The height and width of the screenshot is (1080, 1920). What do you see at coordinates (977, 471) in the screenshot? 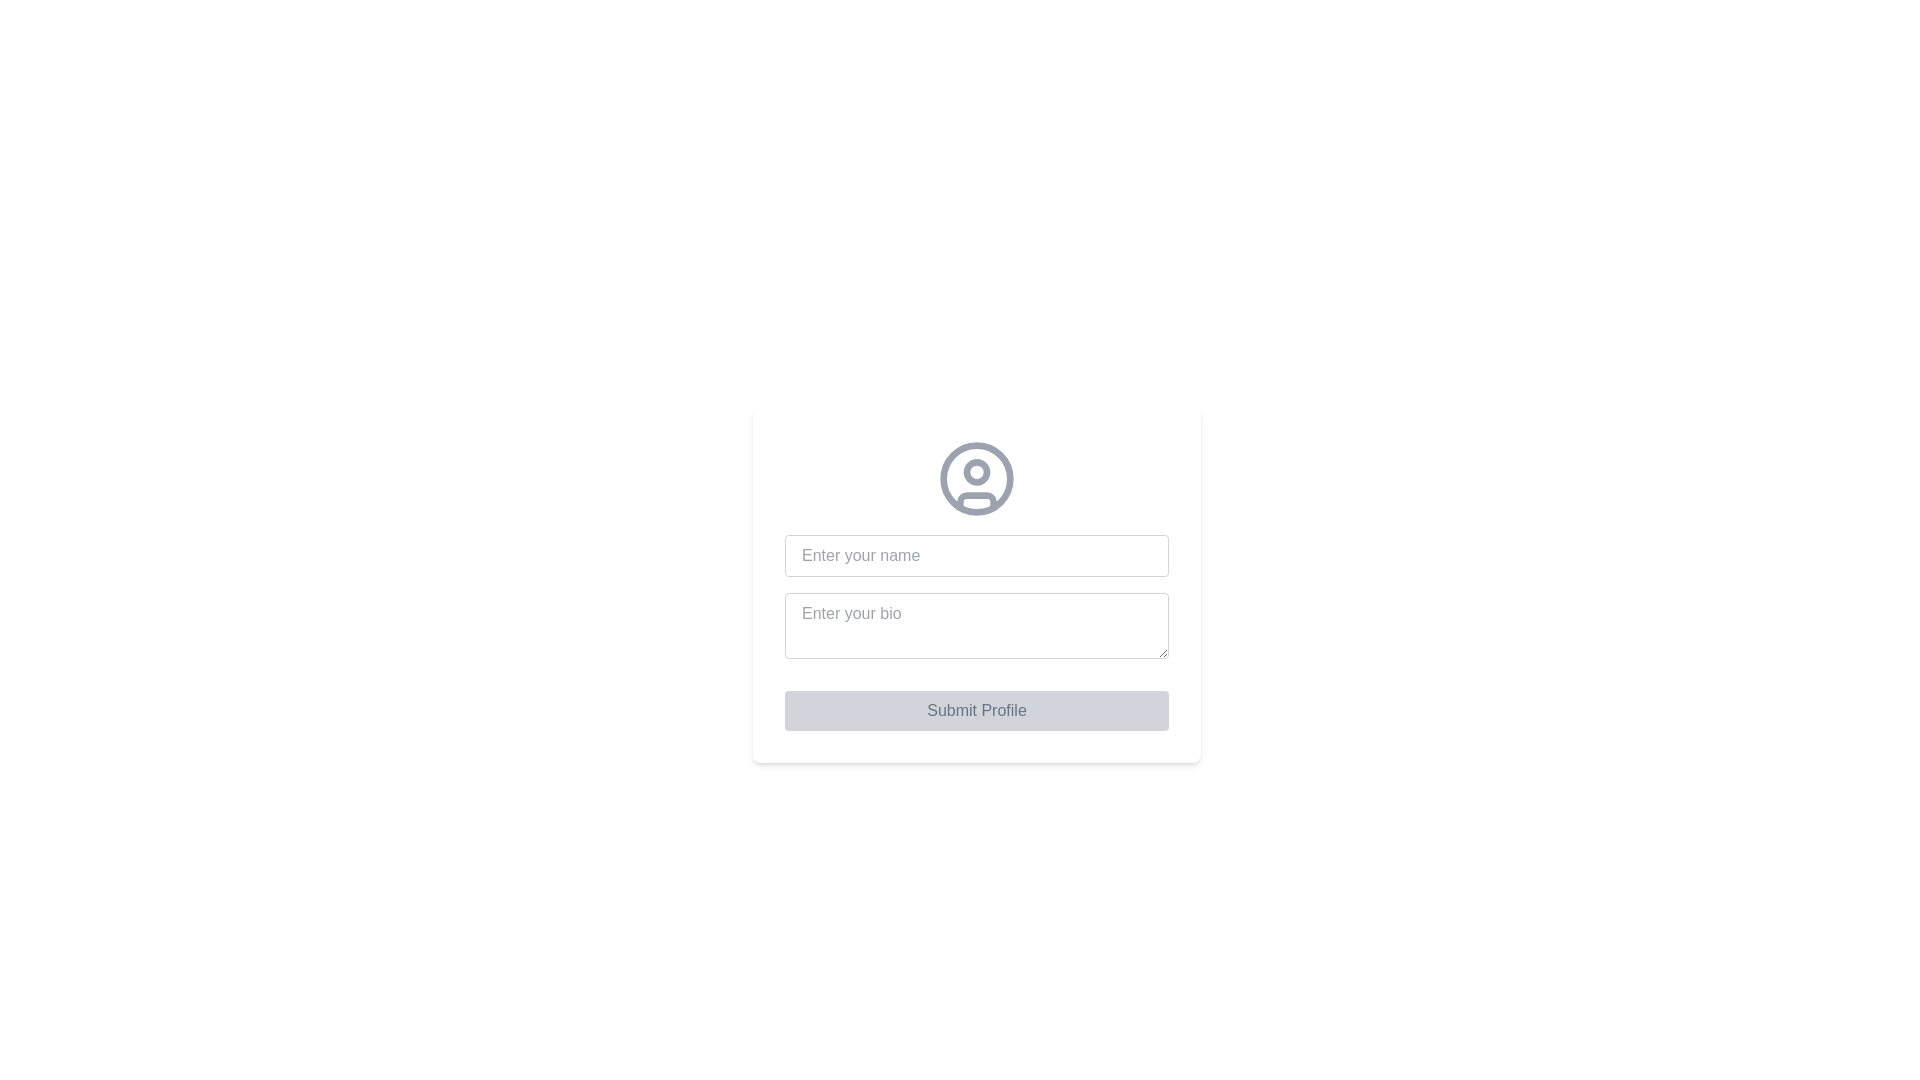
I see `the small circular design element located at the center of the larger circular user avatar icon, which is positioned in the upper half of the icon's interior` at bounding box center [977, 471].